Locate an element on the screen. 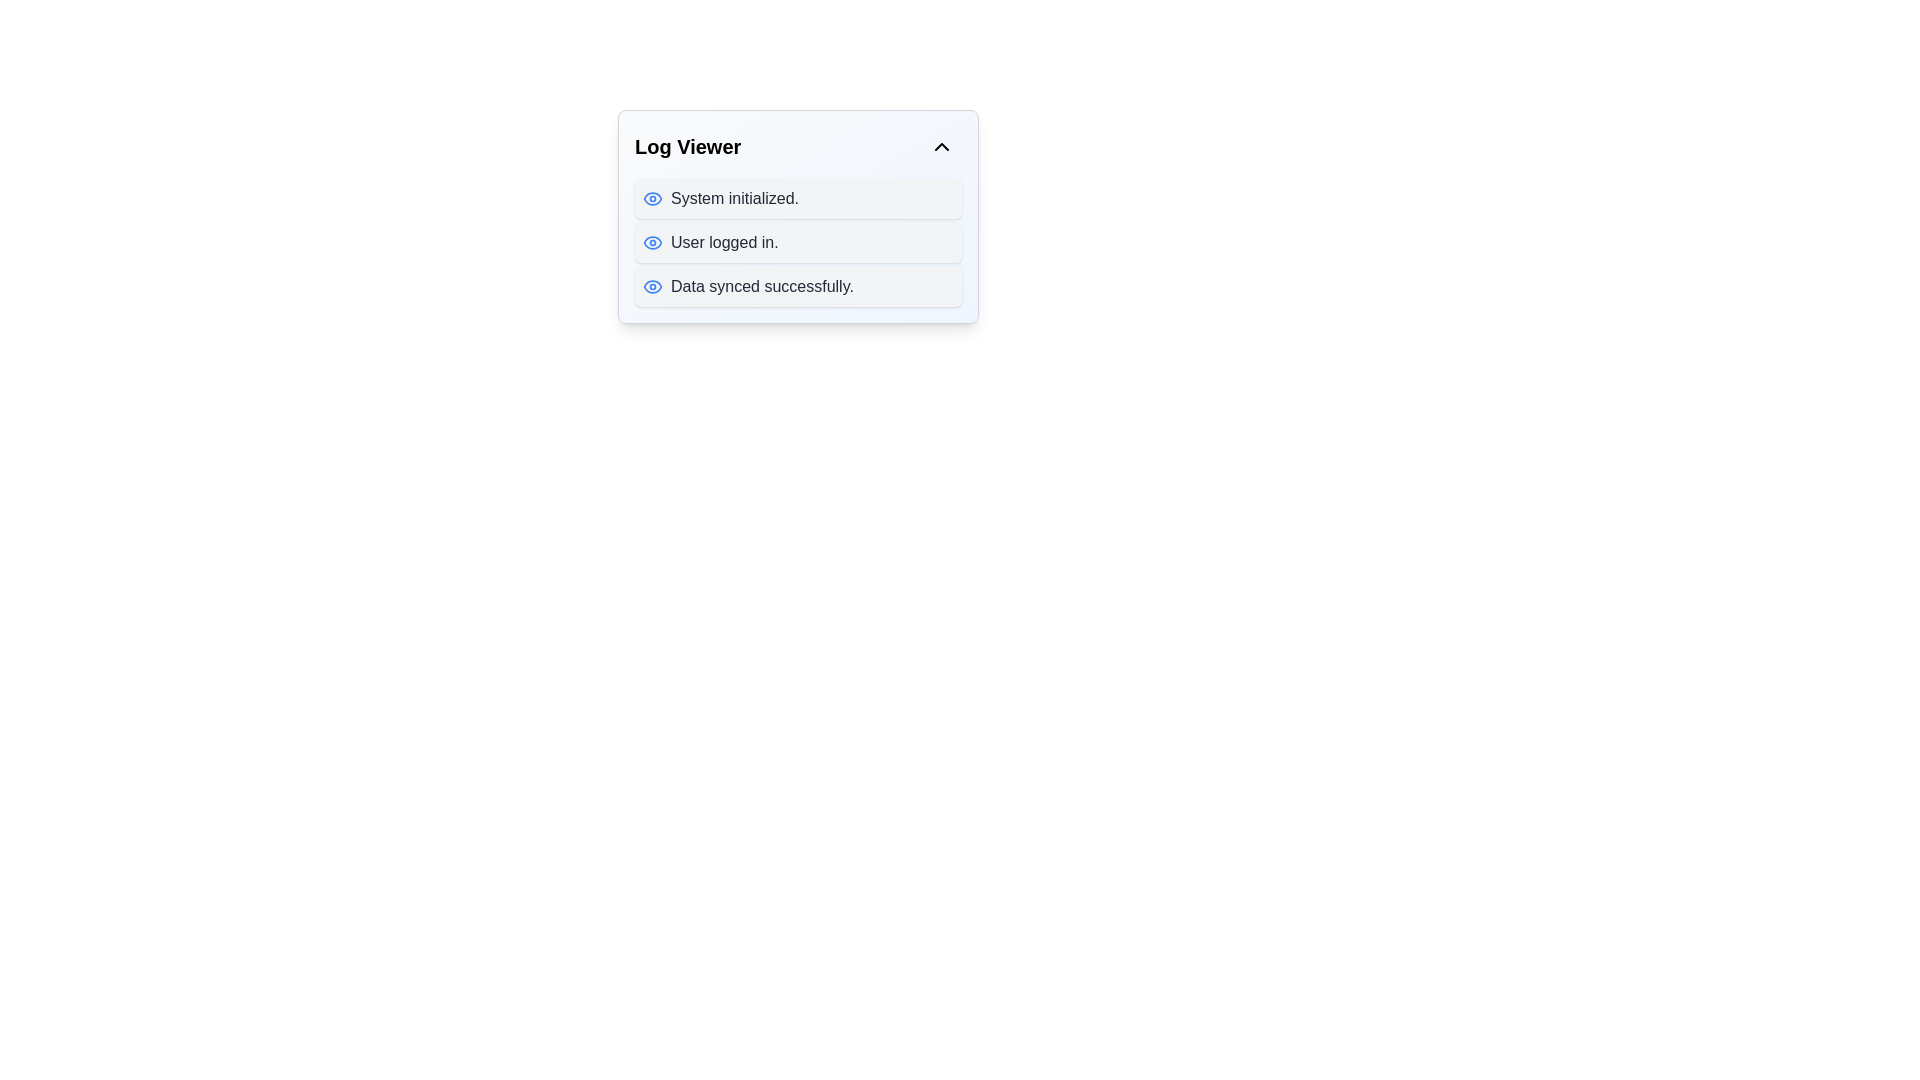  the third notification in the Log Viewer that indicates data synchronization has been completed successfully is located at coordinates (797, 286).